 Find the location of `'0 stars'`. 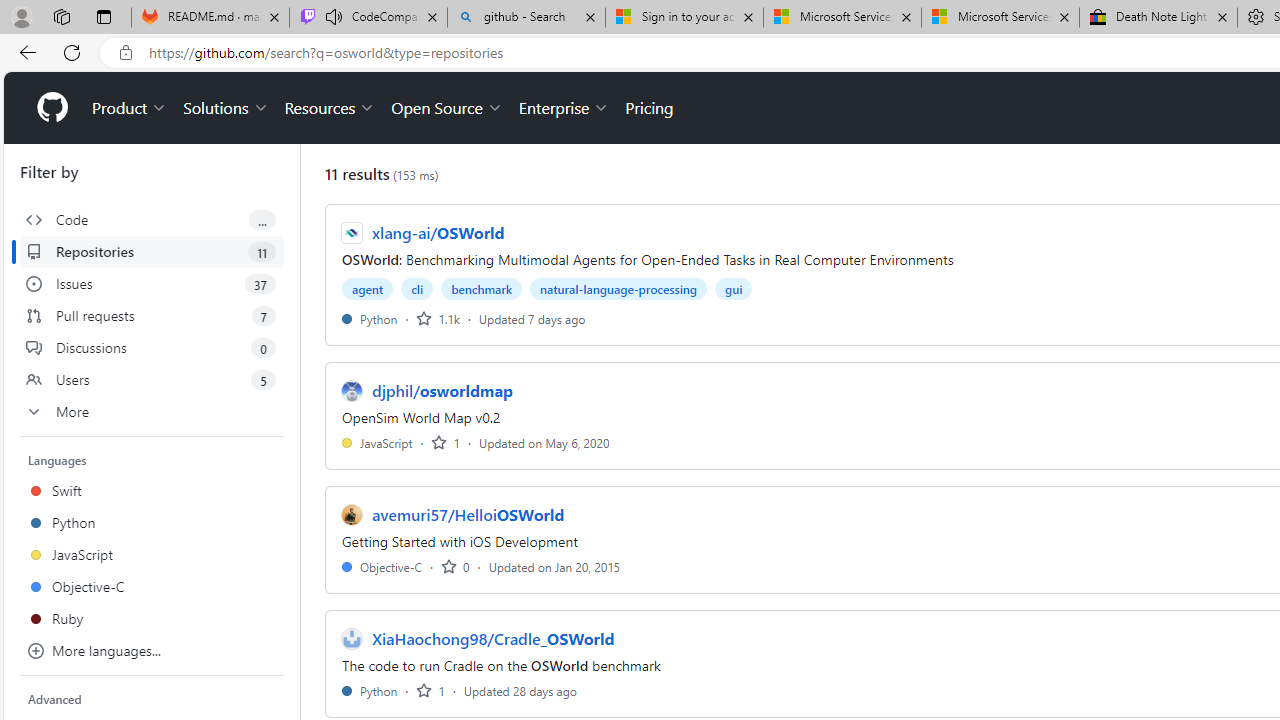

'0 stars' is located at coordinates (454, 566).